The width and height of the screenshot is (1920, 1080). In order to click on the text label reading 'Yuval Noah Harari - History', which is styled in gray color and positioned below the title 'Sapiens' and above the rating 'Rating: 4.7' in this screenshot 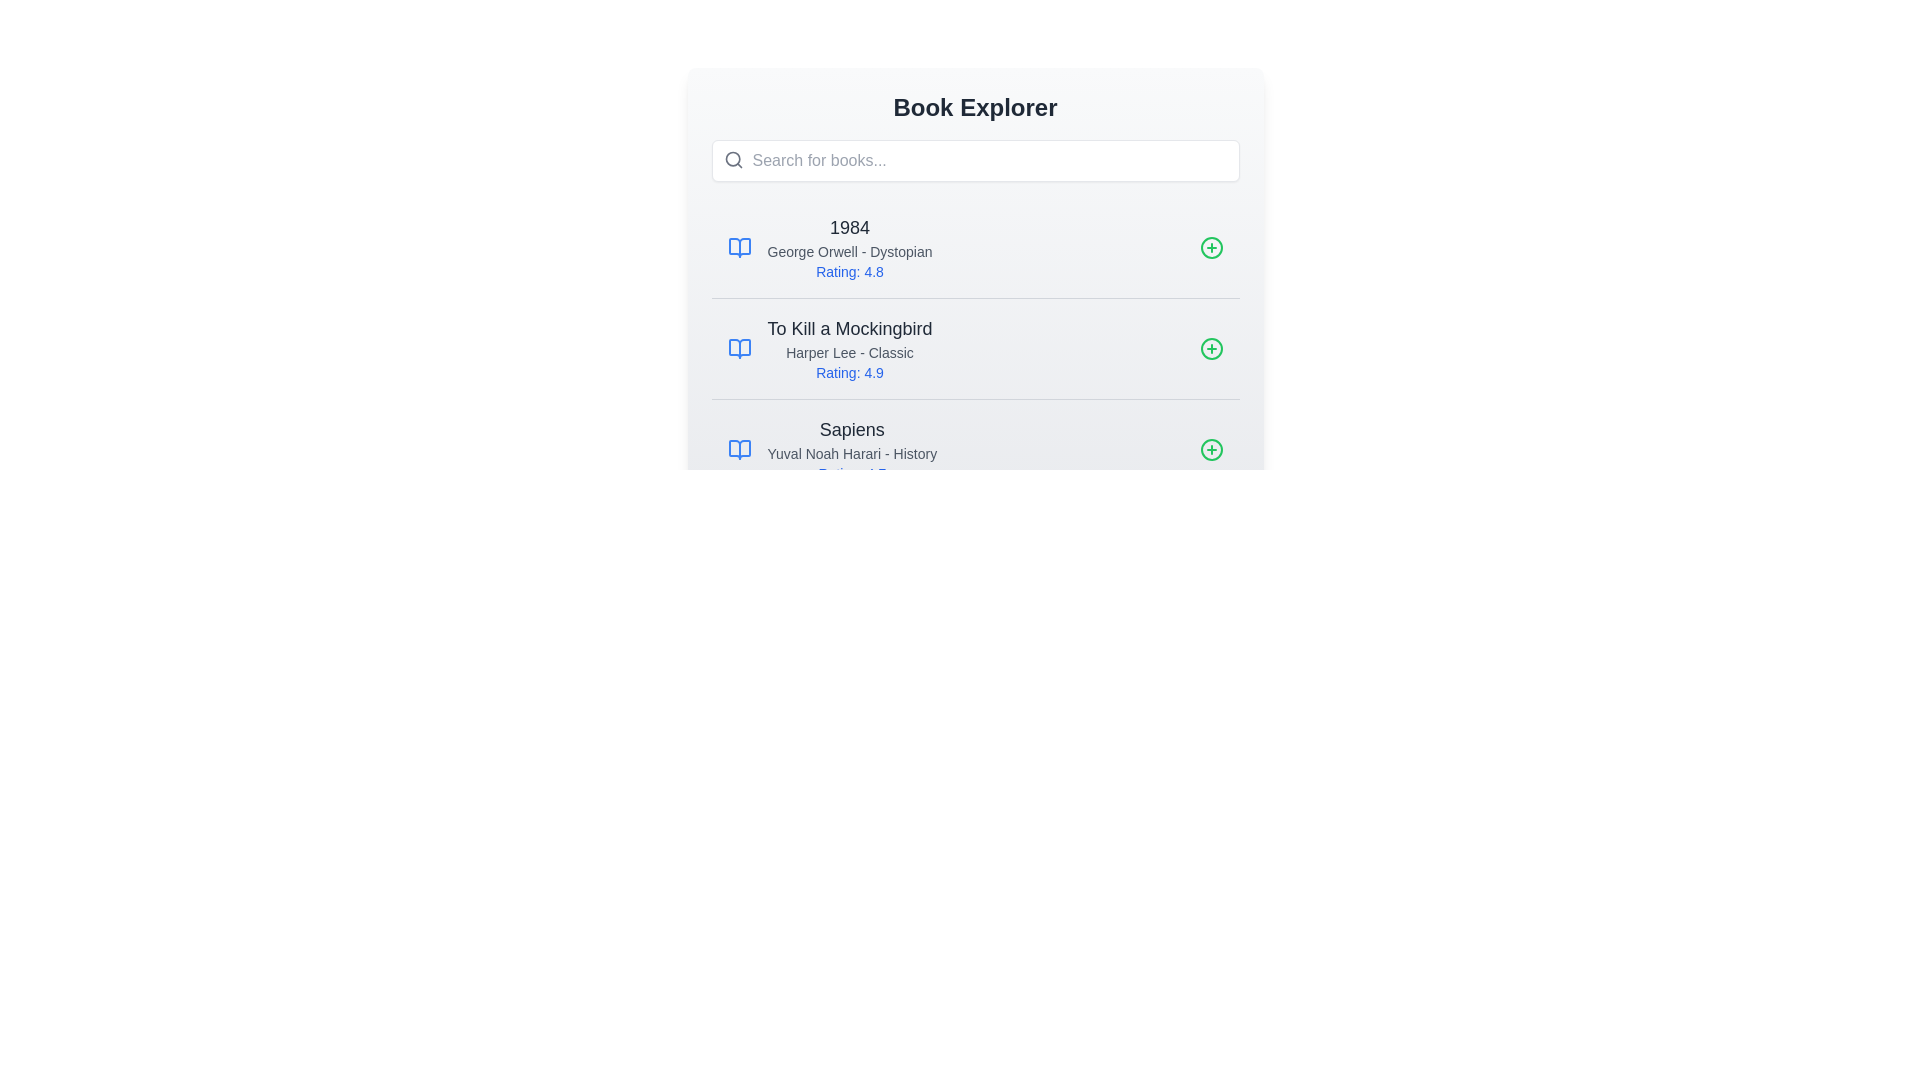, I will do `click(852, 454)`.